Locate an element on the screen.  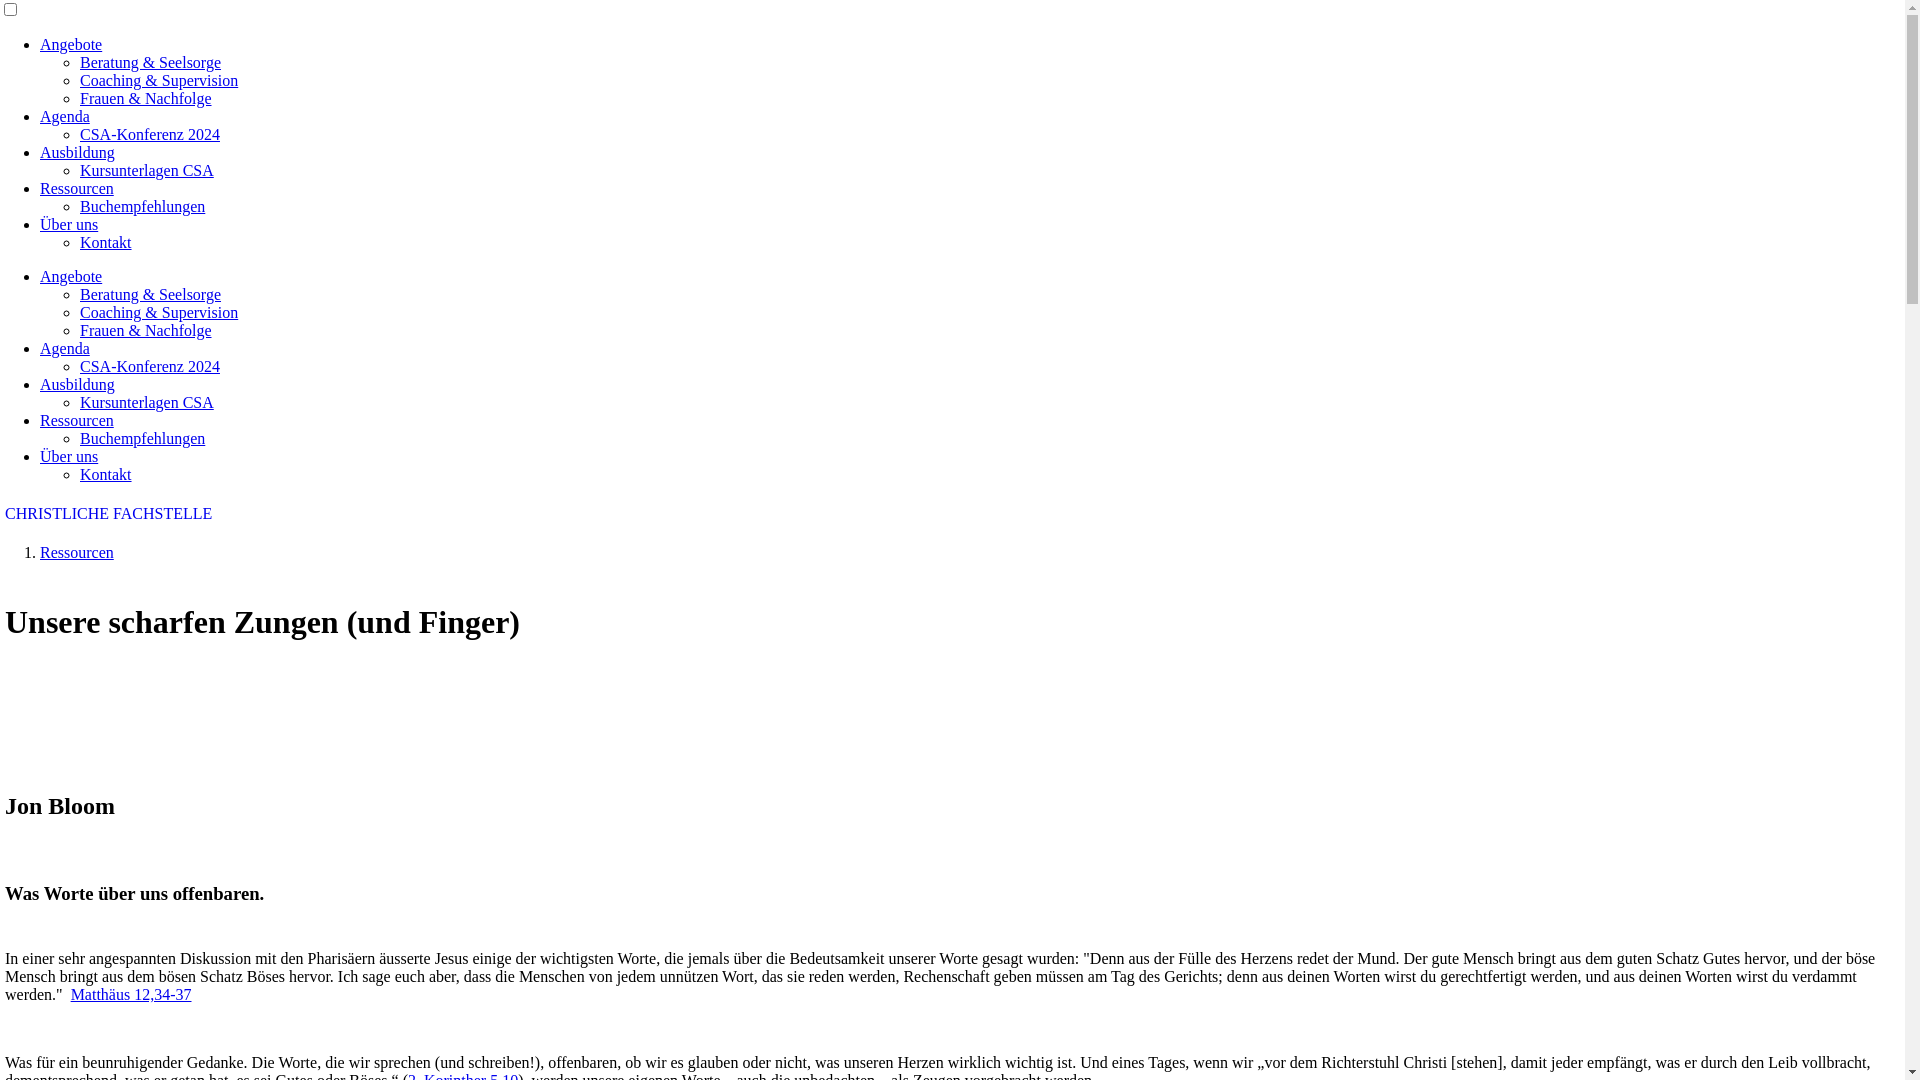
'Beratung & Seelsorge' is located at coordinates (149, 294).